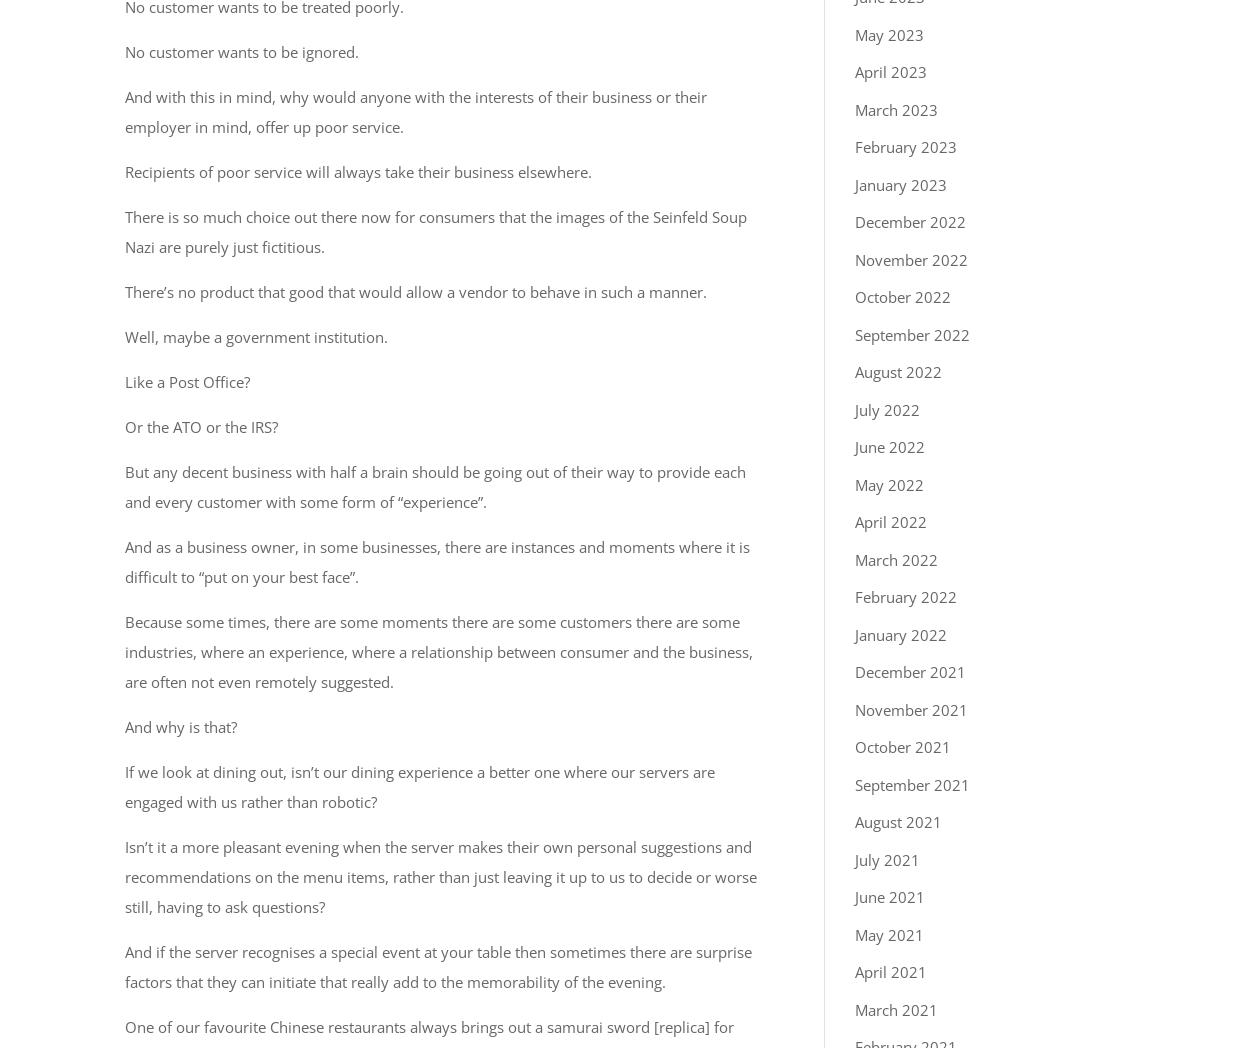 The width and height of the screenshot is (1250, 1048). Describe the element at coordinates (912, 784) in the screenshot. I see `'September 2021'` at that location.